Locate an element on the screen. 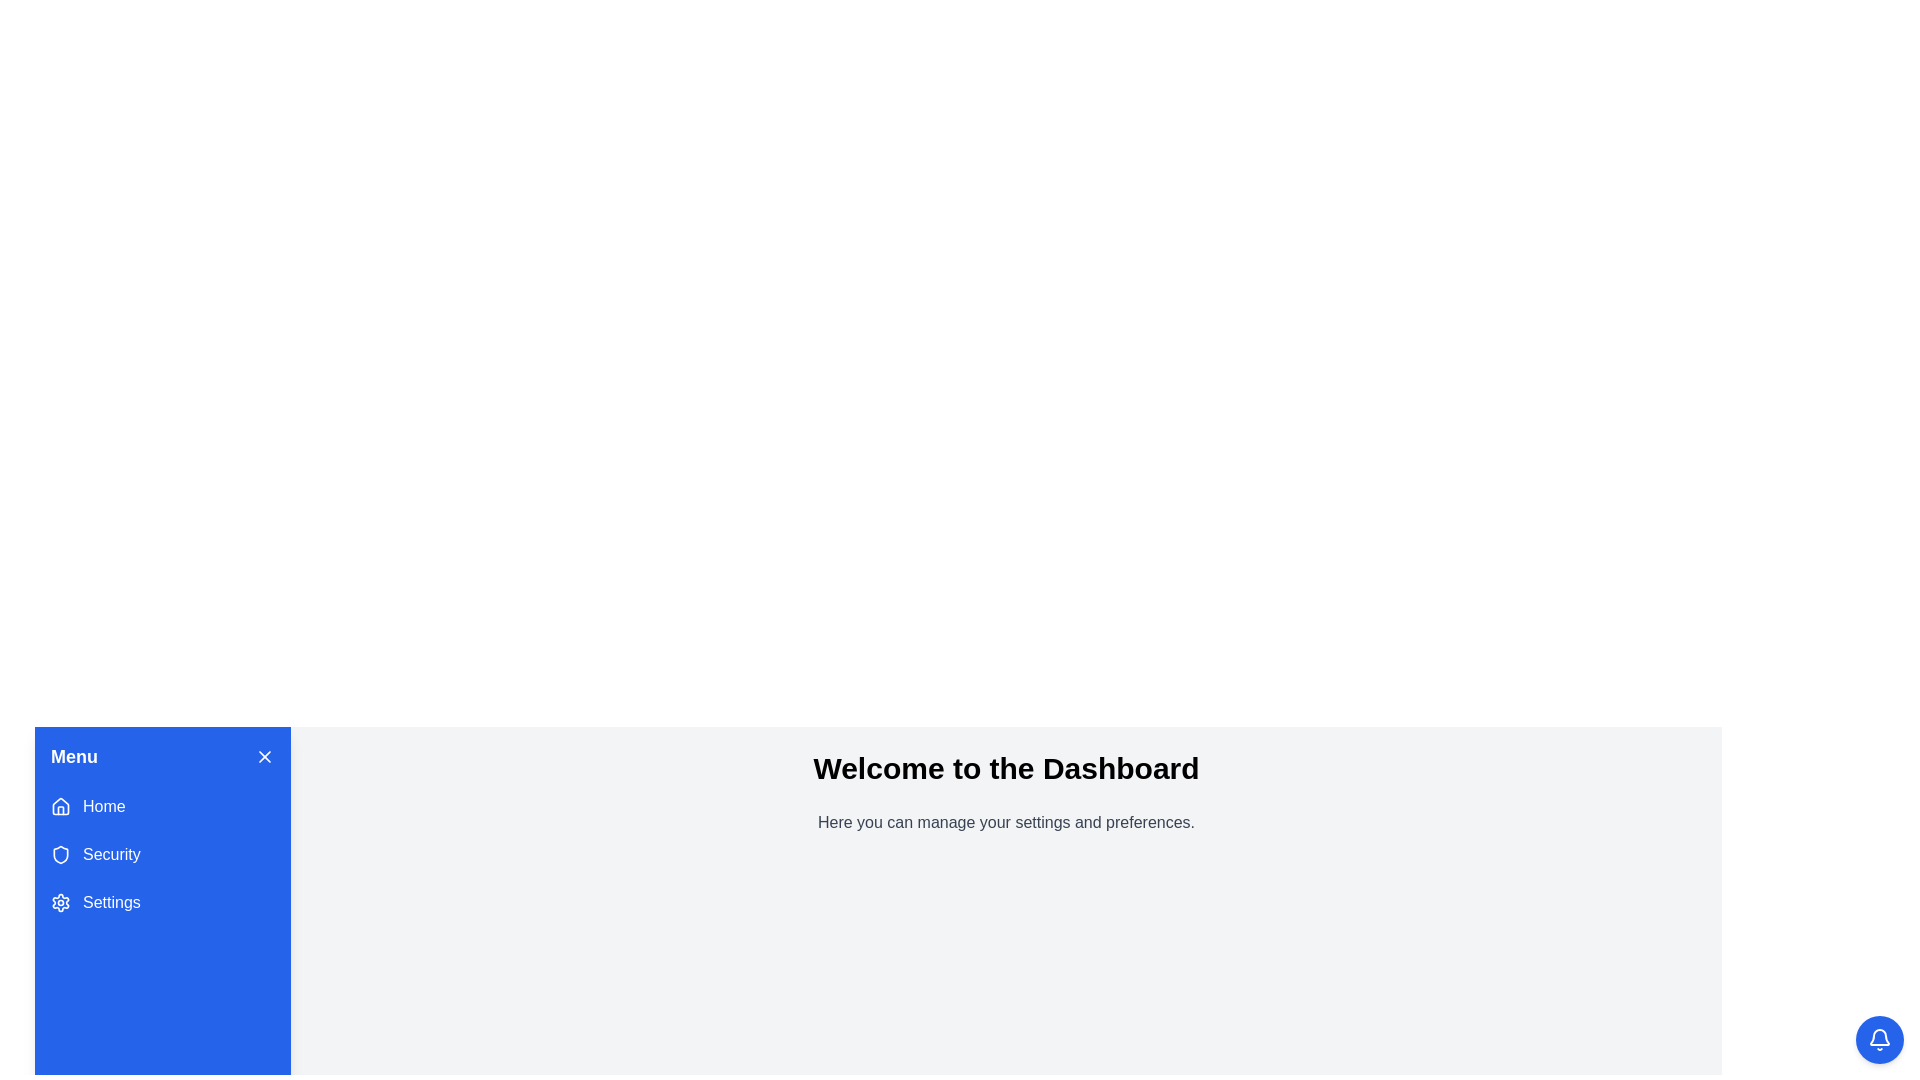 This screenshot has height=1080, width=1920. the settings menu icon located at the bottom of the sidebar, immediately to the left of the 'Settings' label is located at coordinates (61, 902).